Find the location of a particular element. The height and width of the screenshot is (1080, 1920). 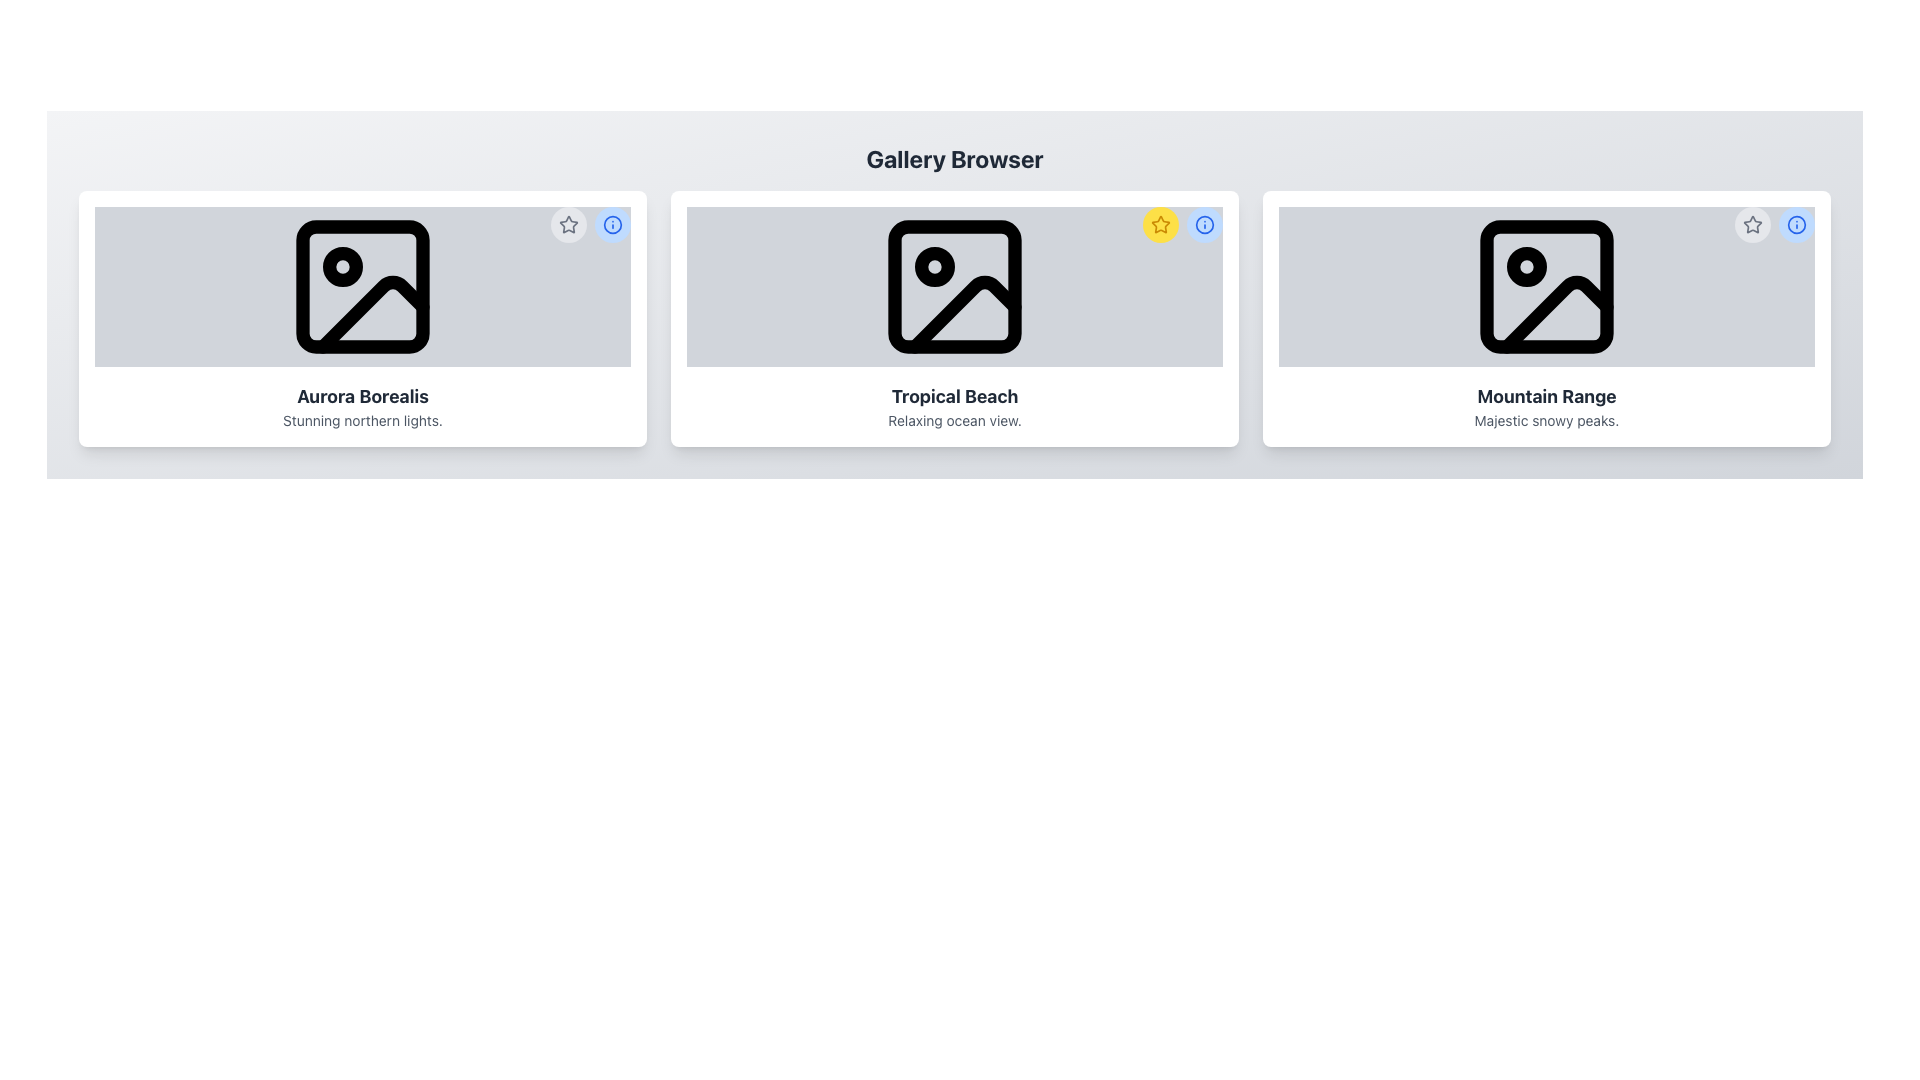

the Circle SVG Component that serves as a decorative icon within the third image card under the heading 'Mountain Range.' is located at coordinates (1796, 224).